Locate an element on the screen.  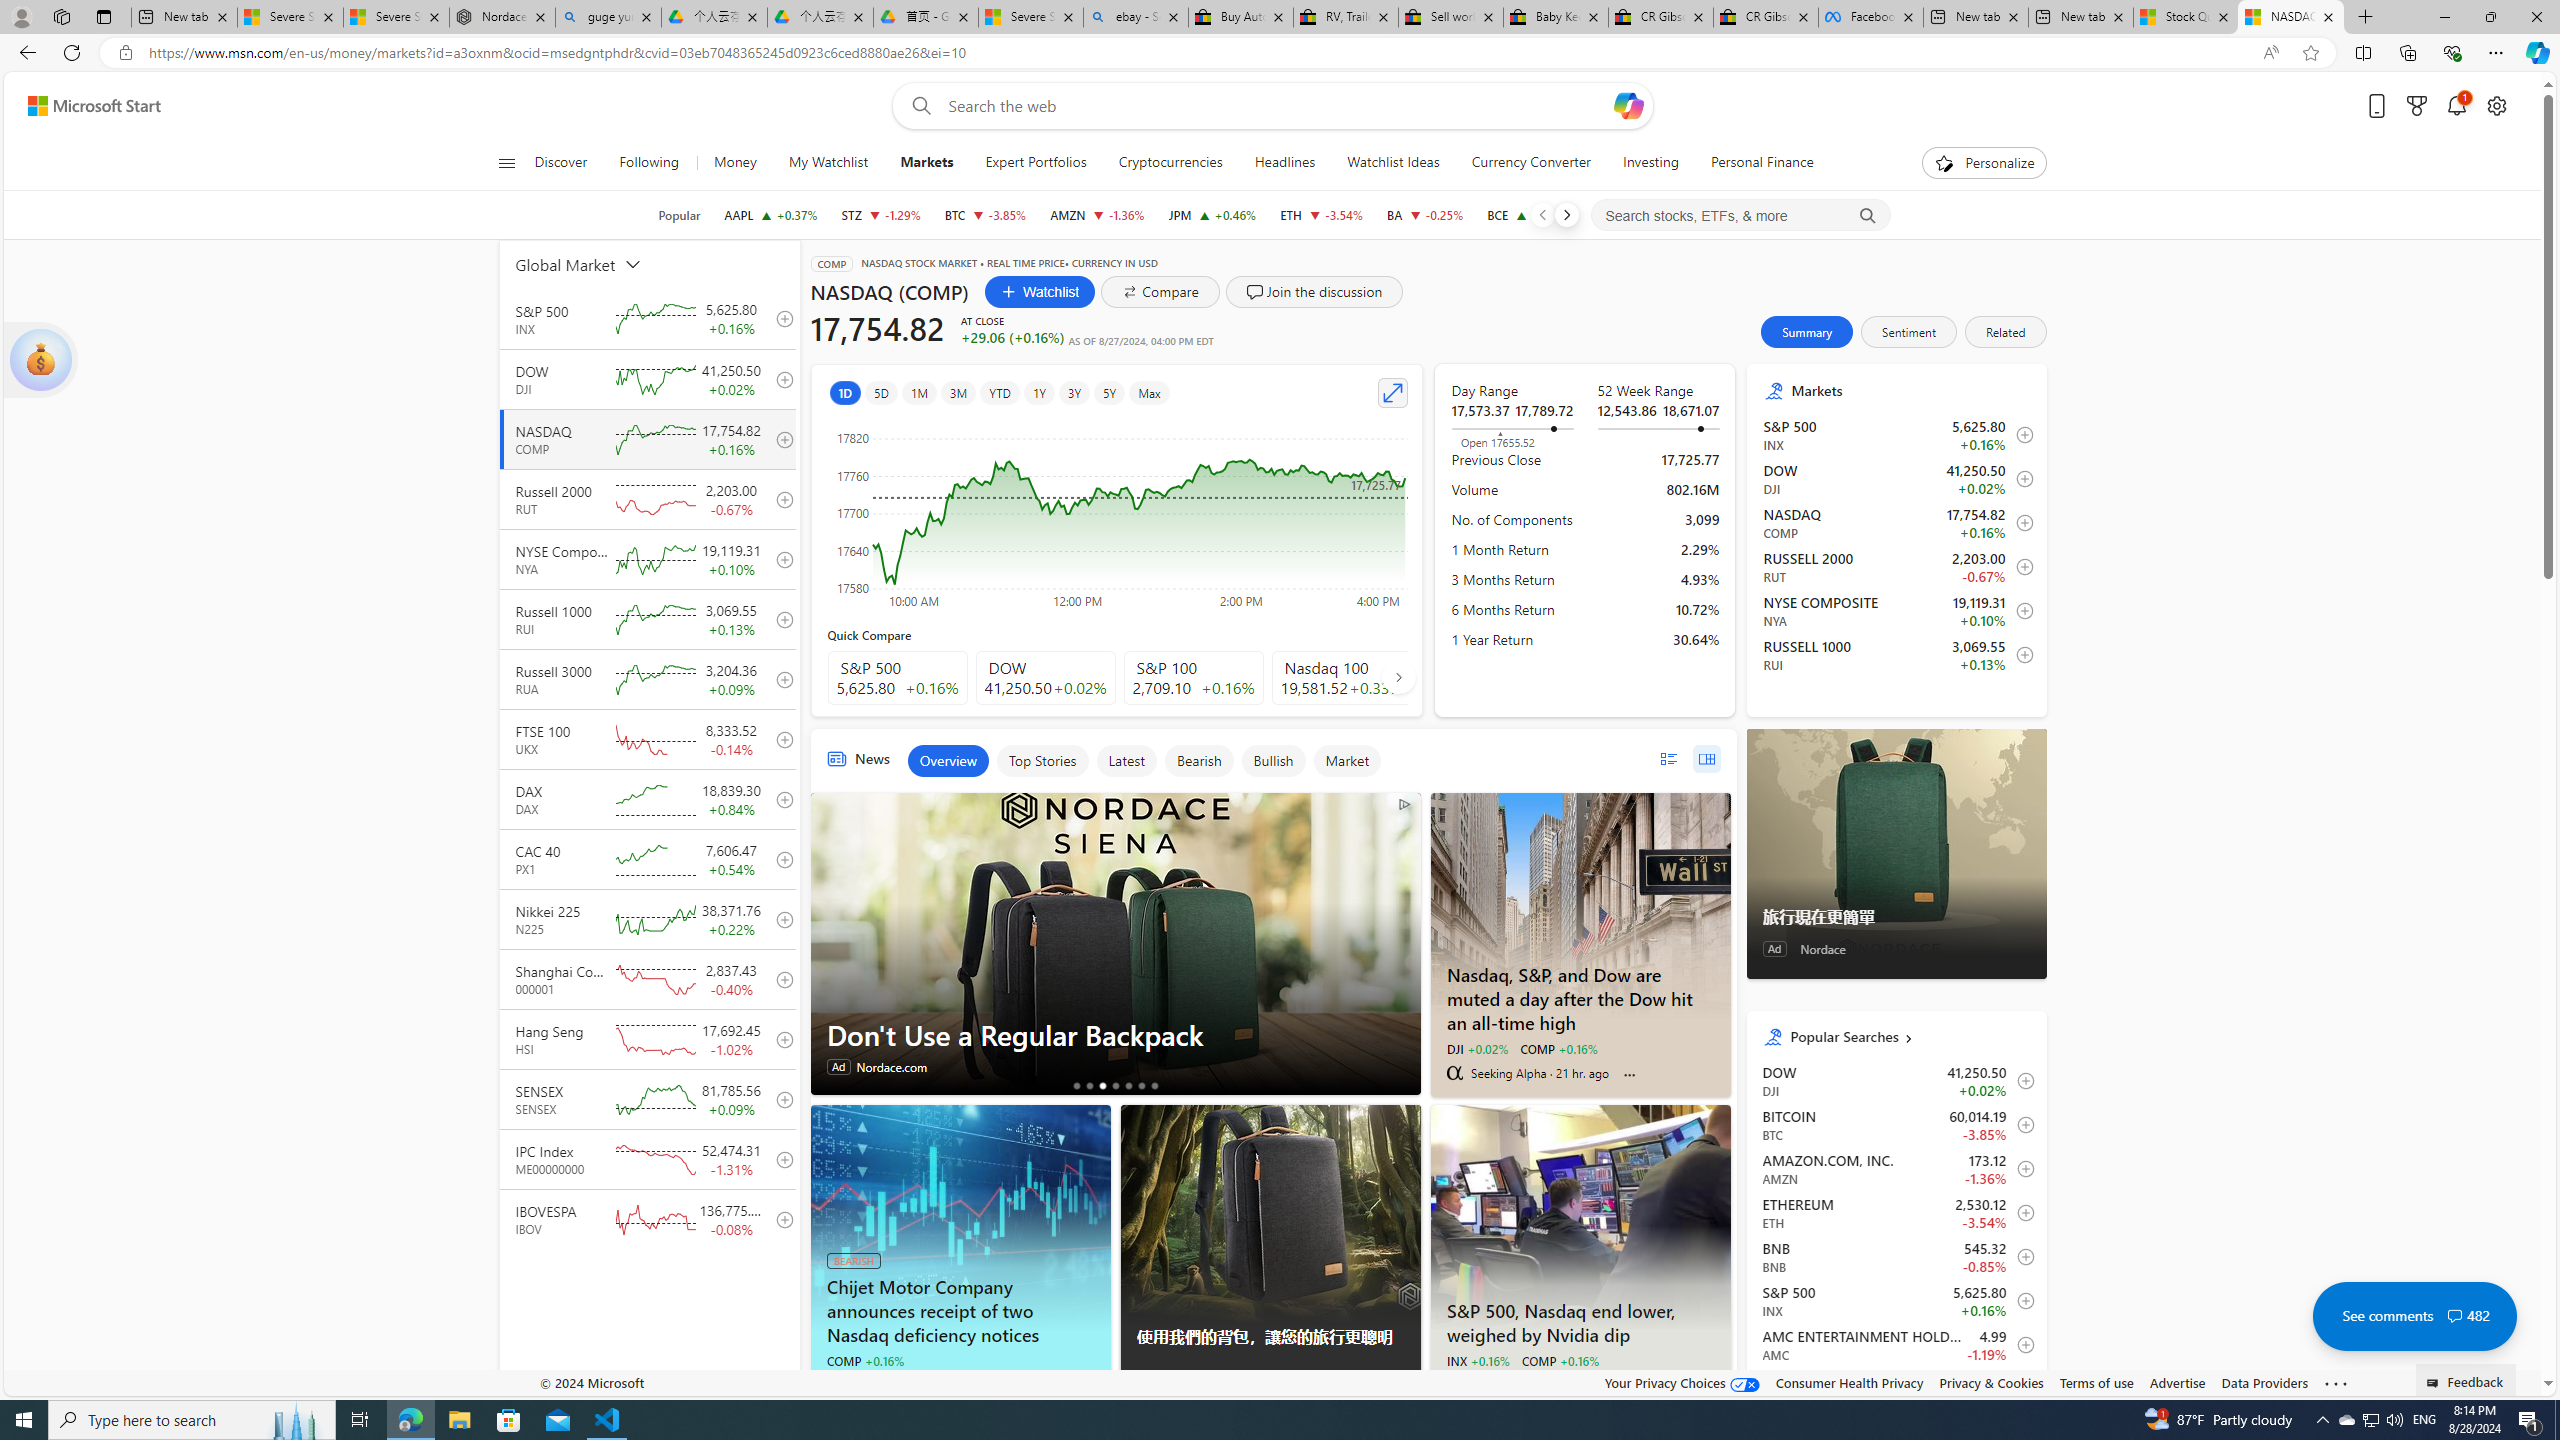
'Address and search bar' is located at coordinates (1198, 53).